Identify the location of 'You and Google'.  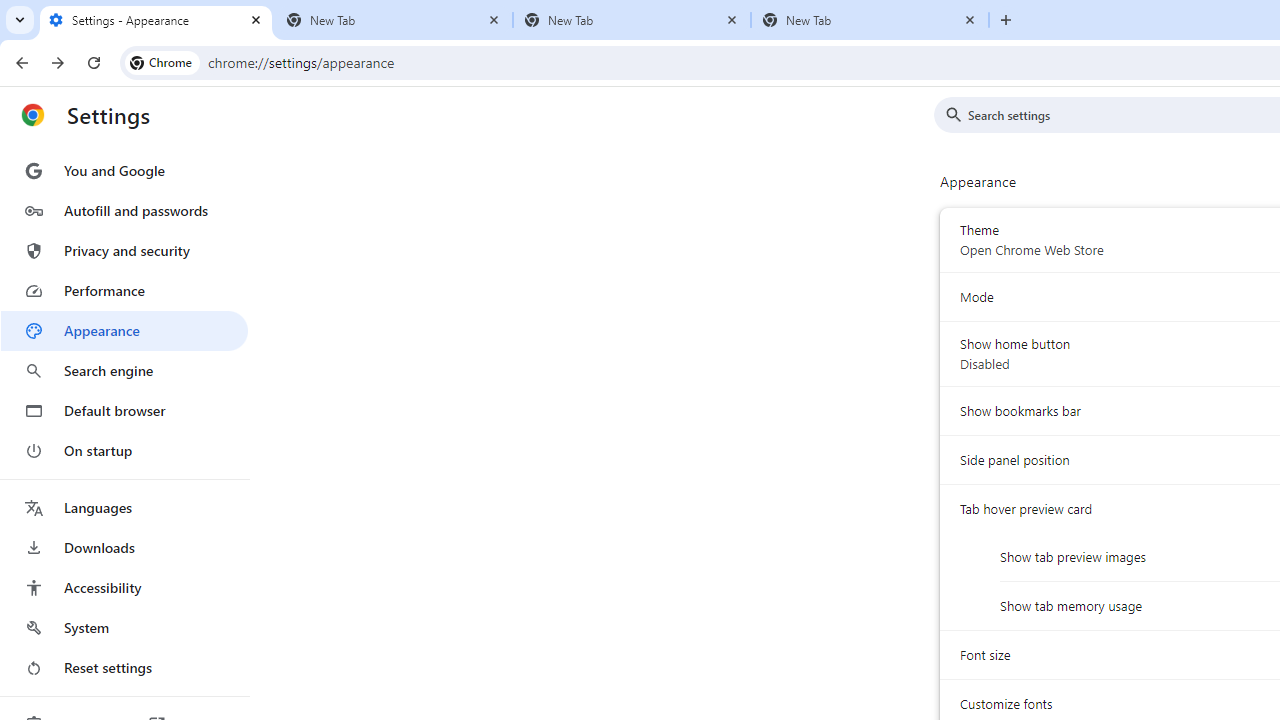
(123, 170).